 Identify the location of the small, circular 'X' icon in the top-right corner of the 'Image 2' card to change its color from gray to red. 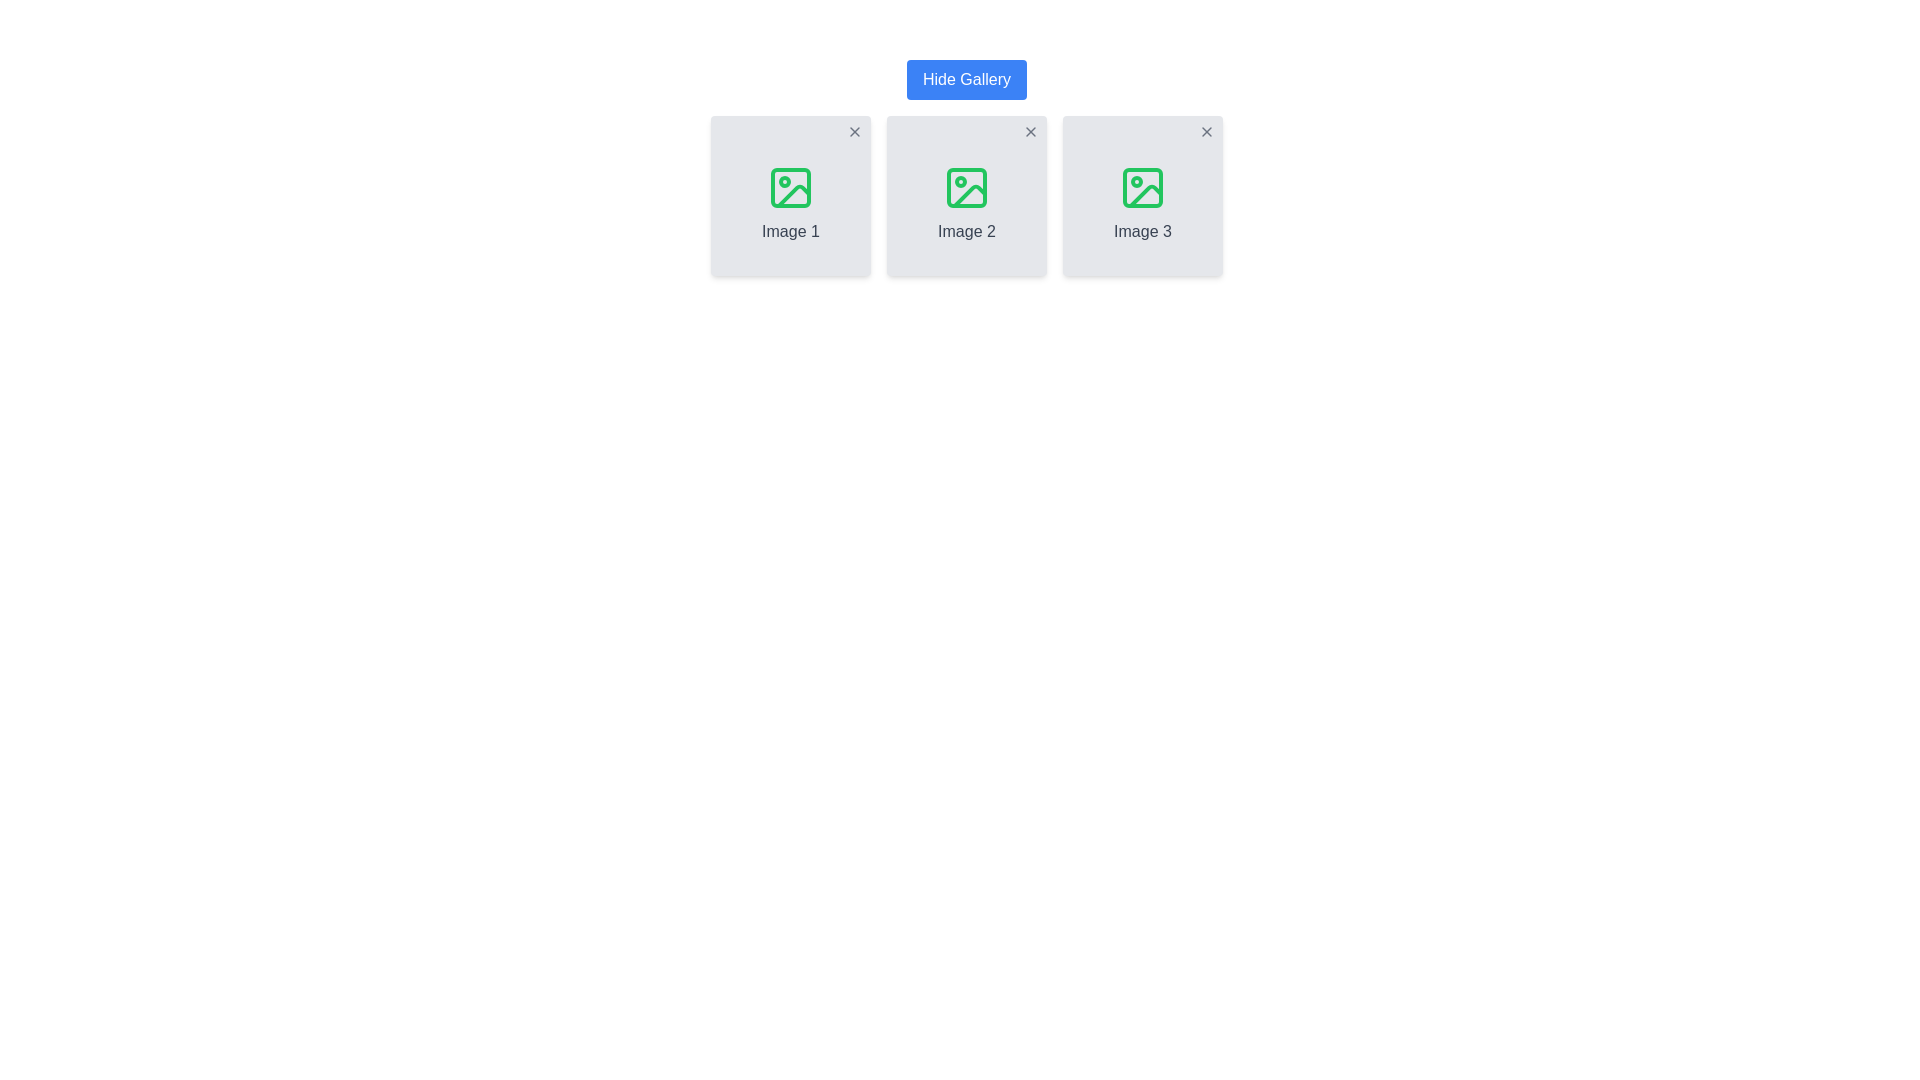
(1031, 131).